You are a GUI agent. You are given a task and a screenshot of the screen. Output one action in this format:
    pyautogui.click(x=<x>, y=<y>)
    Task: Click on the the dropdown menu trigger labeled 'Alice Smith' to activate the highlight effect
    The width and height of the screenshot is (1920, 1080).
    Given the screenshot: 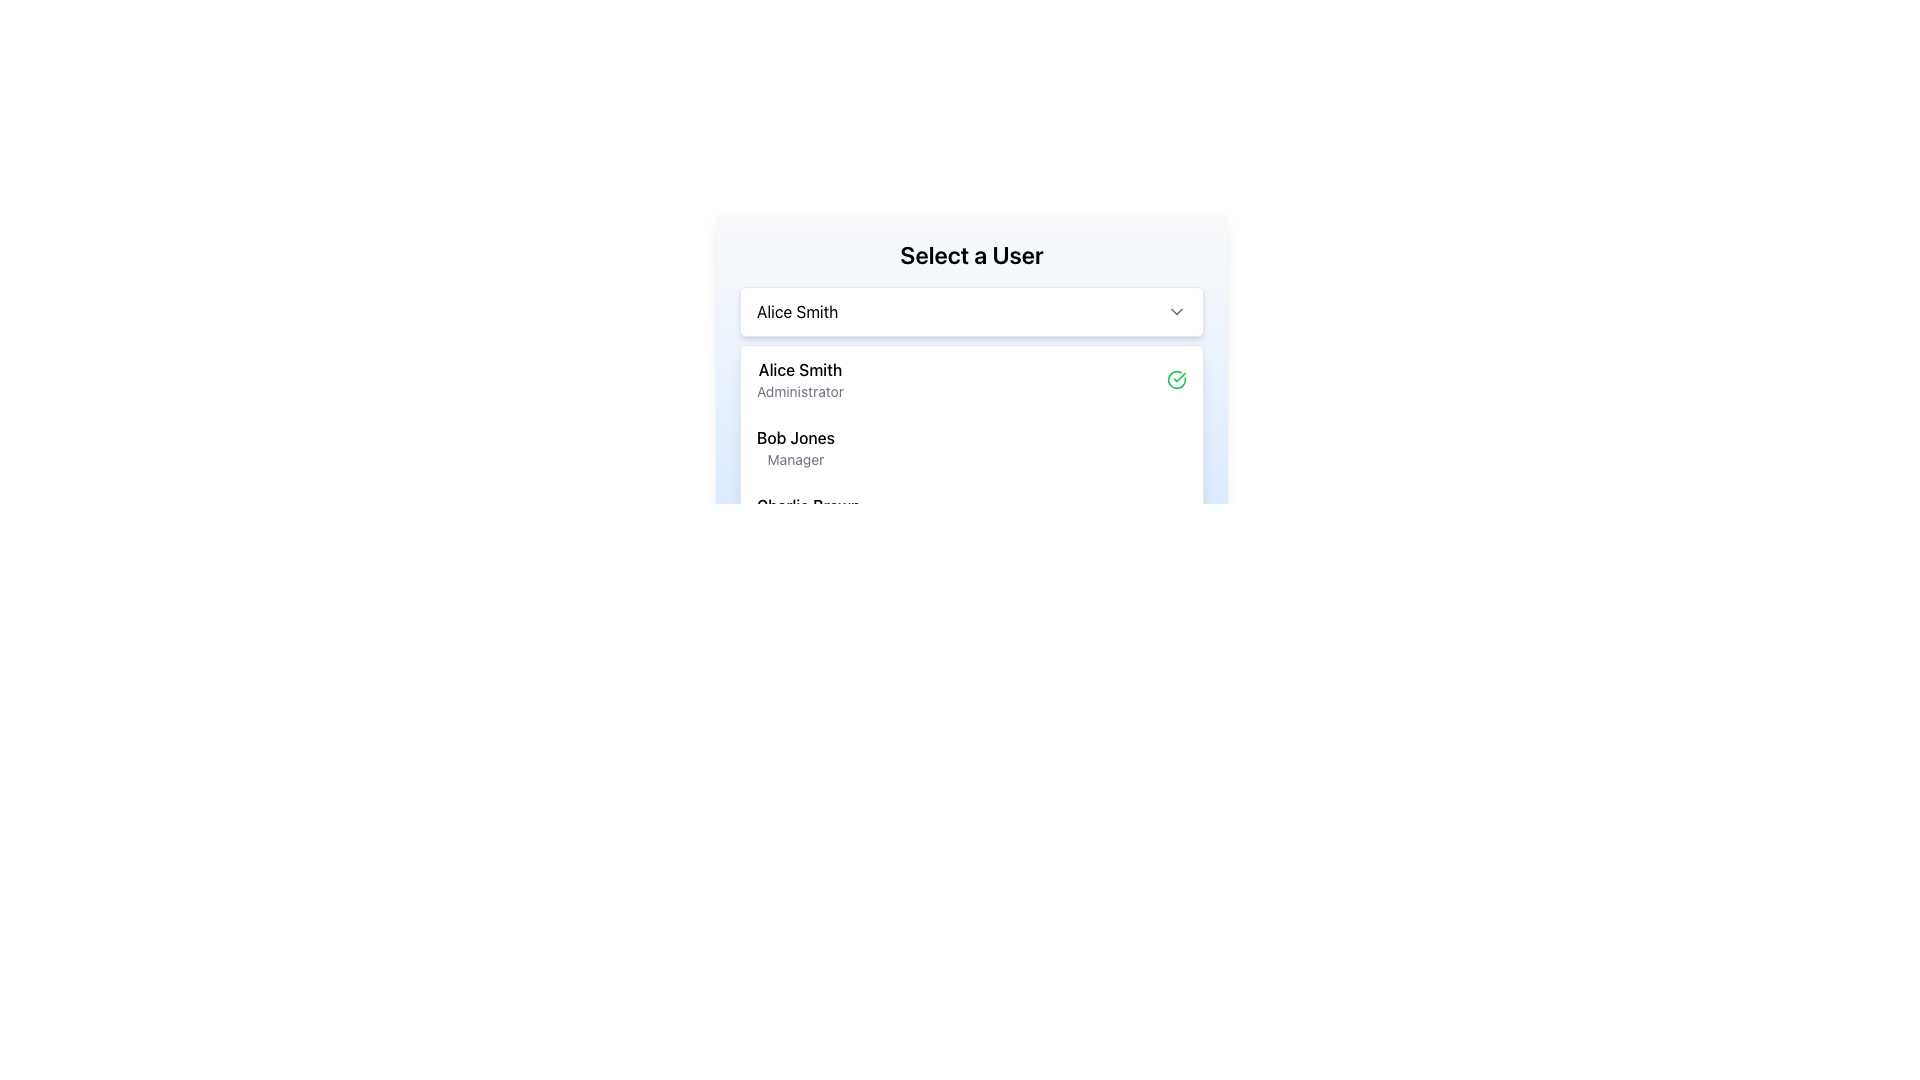 What is the action you would take?
    pyautogui.click(x=971, y=312)
    